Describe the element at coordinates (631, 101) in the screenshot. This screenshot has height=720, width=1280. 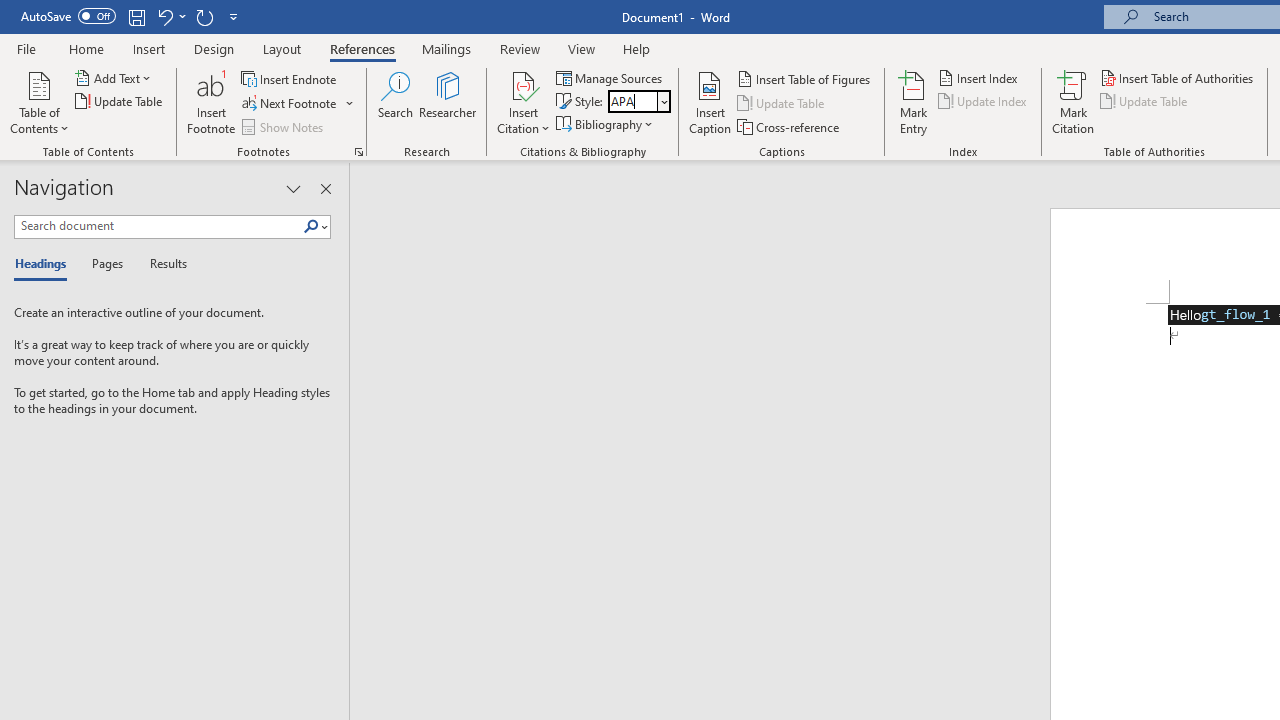
I see `'Style'` at that location.